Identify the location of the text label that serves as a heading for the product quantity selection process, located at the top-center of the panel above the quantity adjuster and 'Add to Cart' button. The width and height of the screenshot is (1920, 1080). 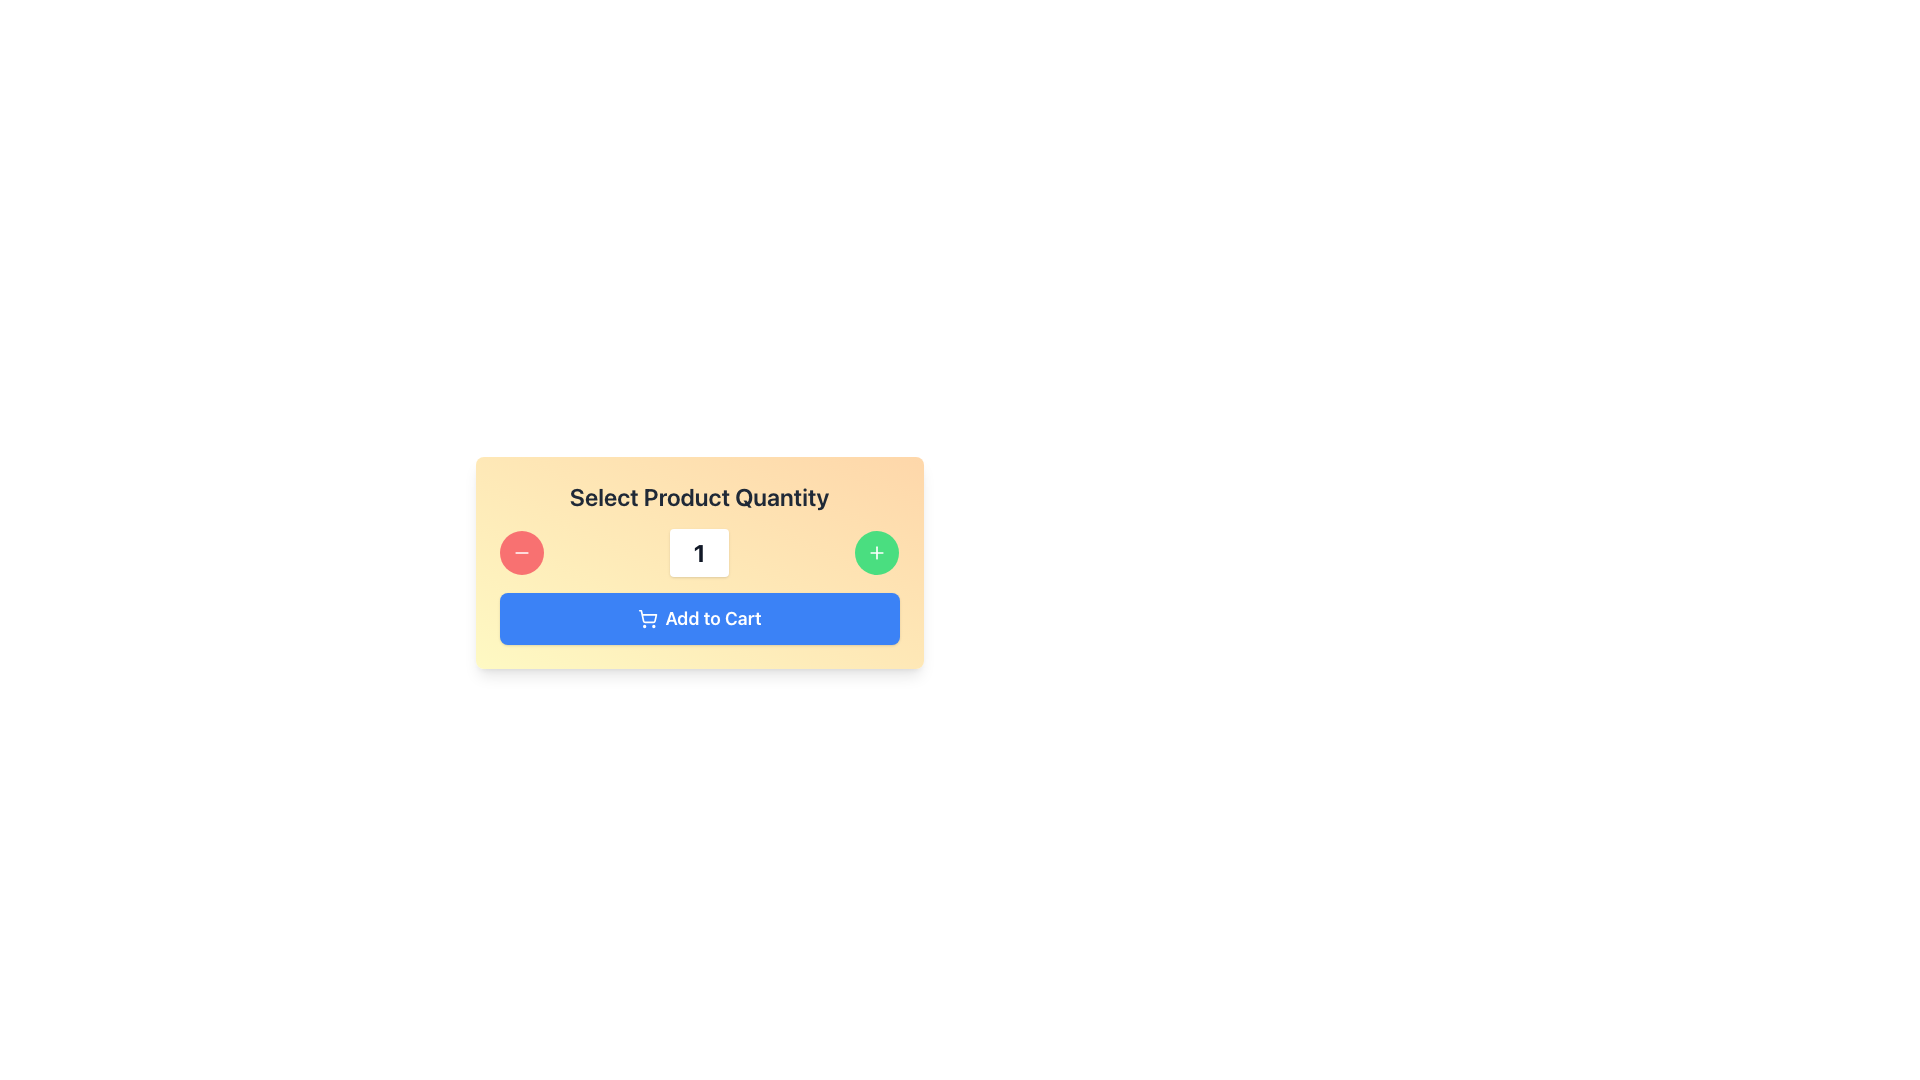
(699, 496).